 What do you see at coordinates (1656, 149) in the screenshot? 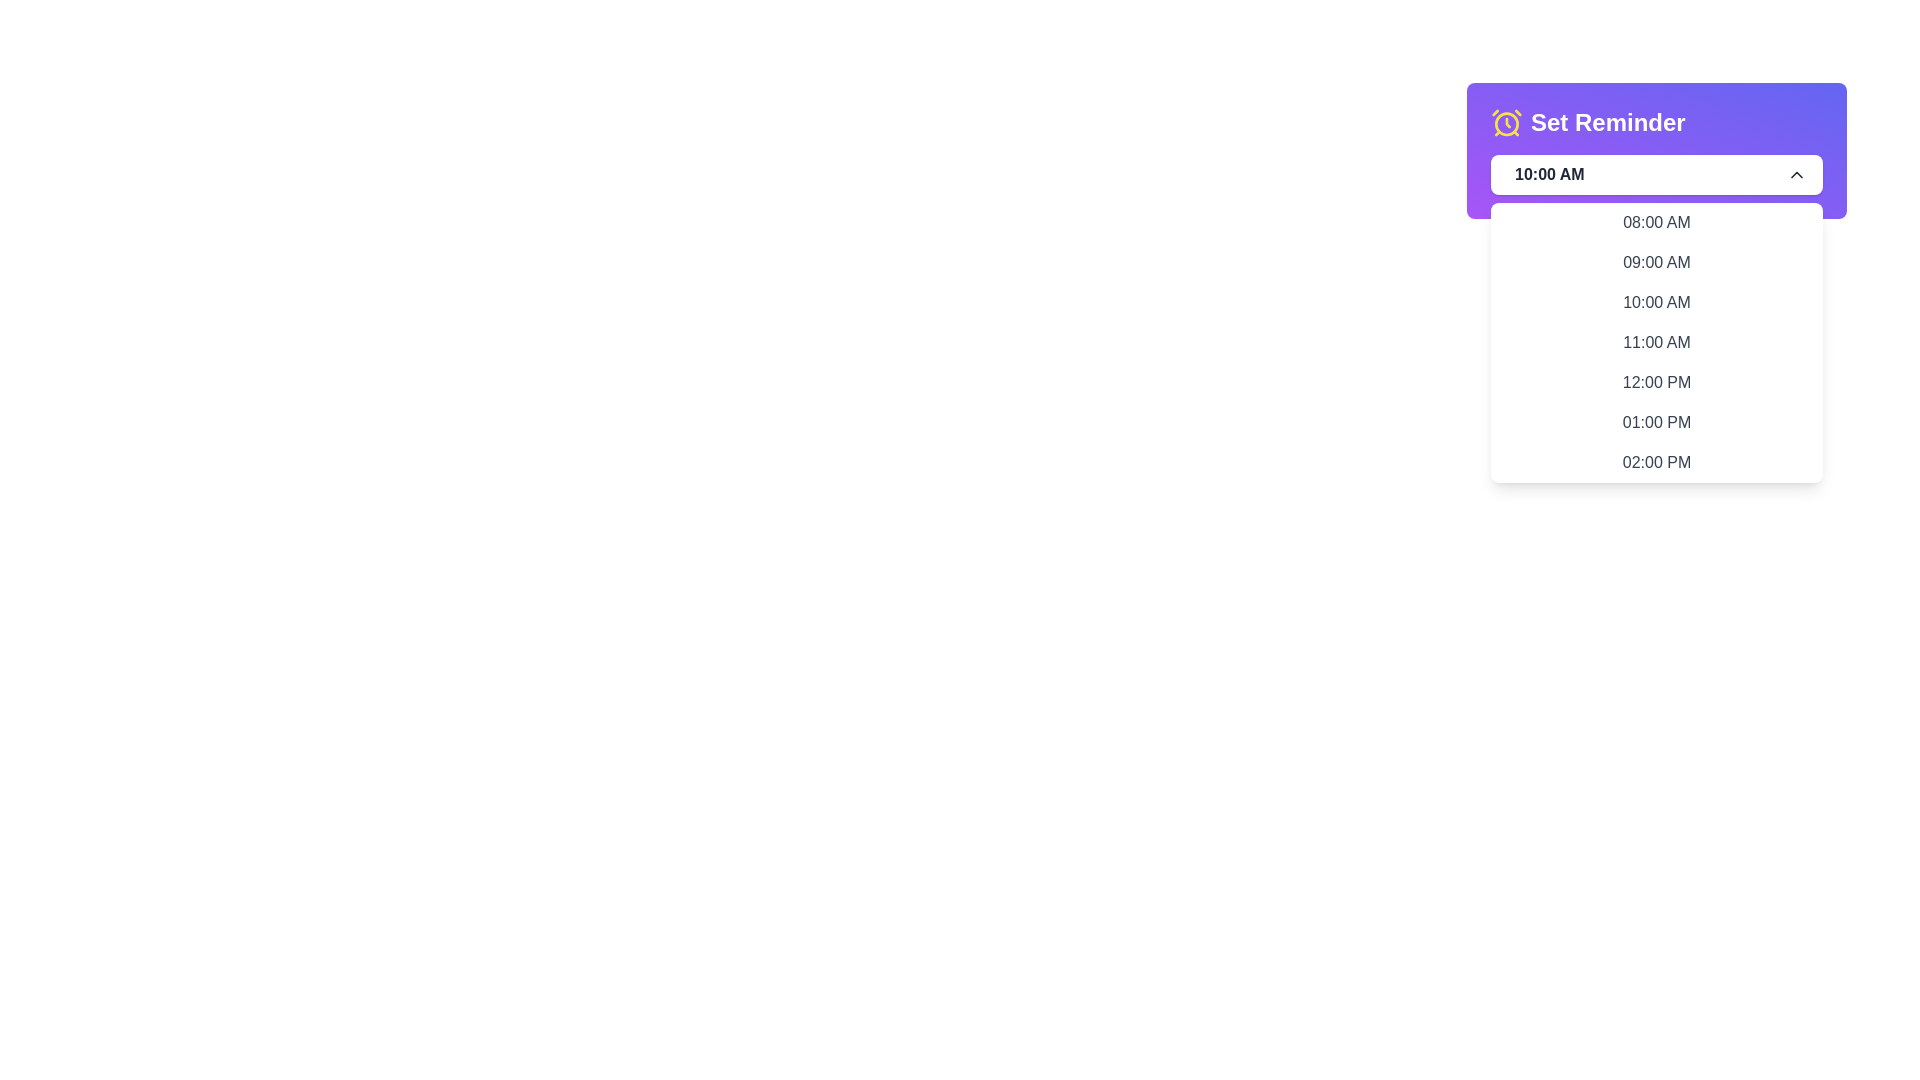
I see `the dropdown arrow of the 'Set Reminder' Dropdown-Header Component` at bounding box center [1656, 149].